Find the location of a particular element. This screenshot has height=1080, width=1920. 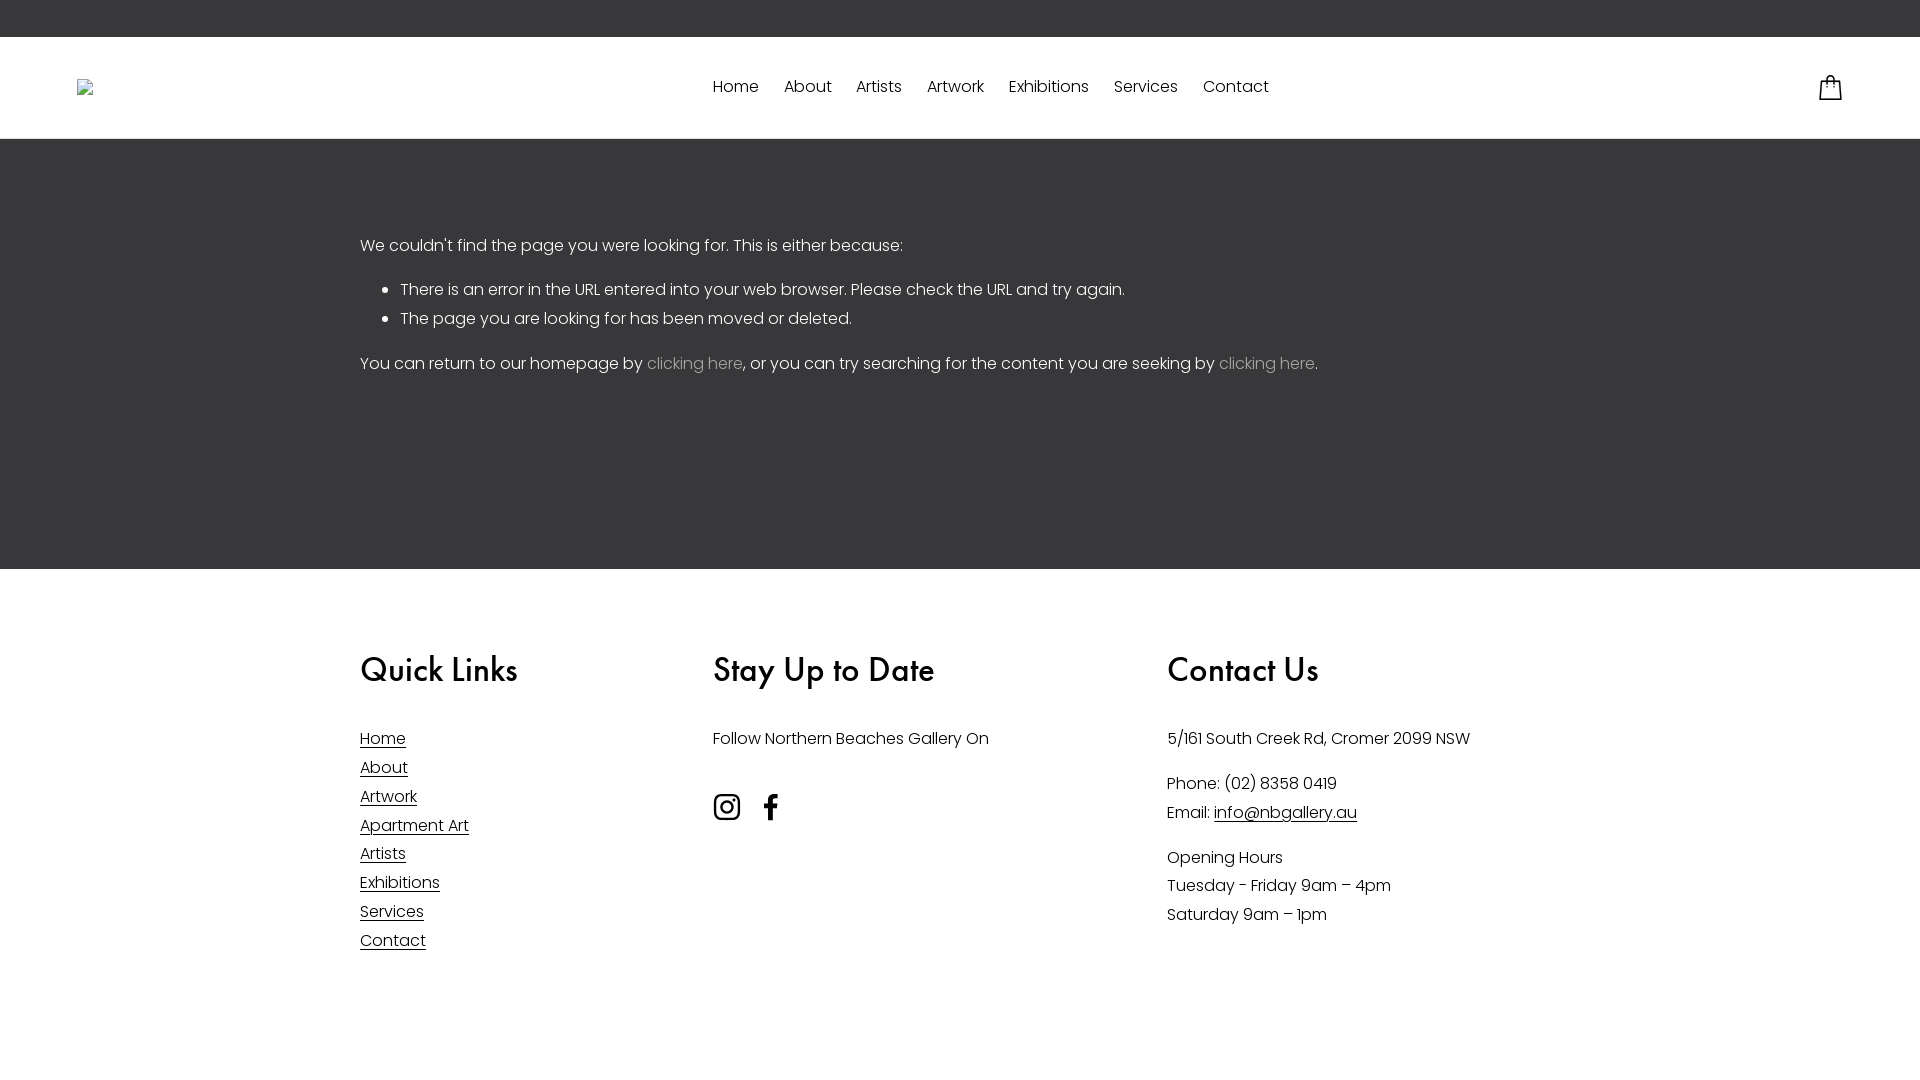

'Home' is located at coordinates (383, 739).